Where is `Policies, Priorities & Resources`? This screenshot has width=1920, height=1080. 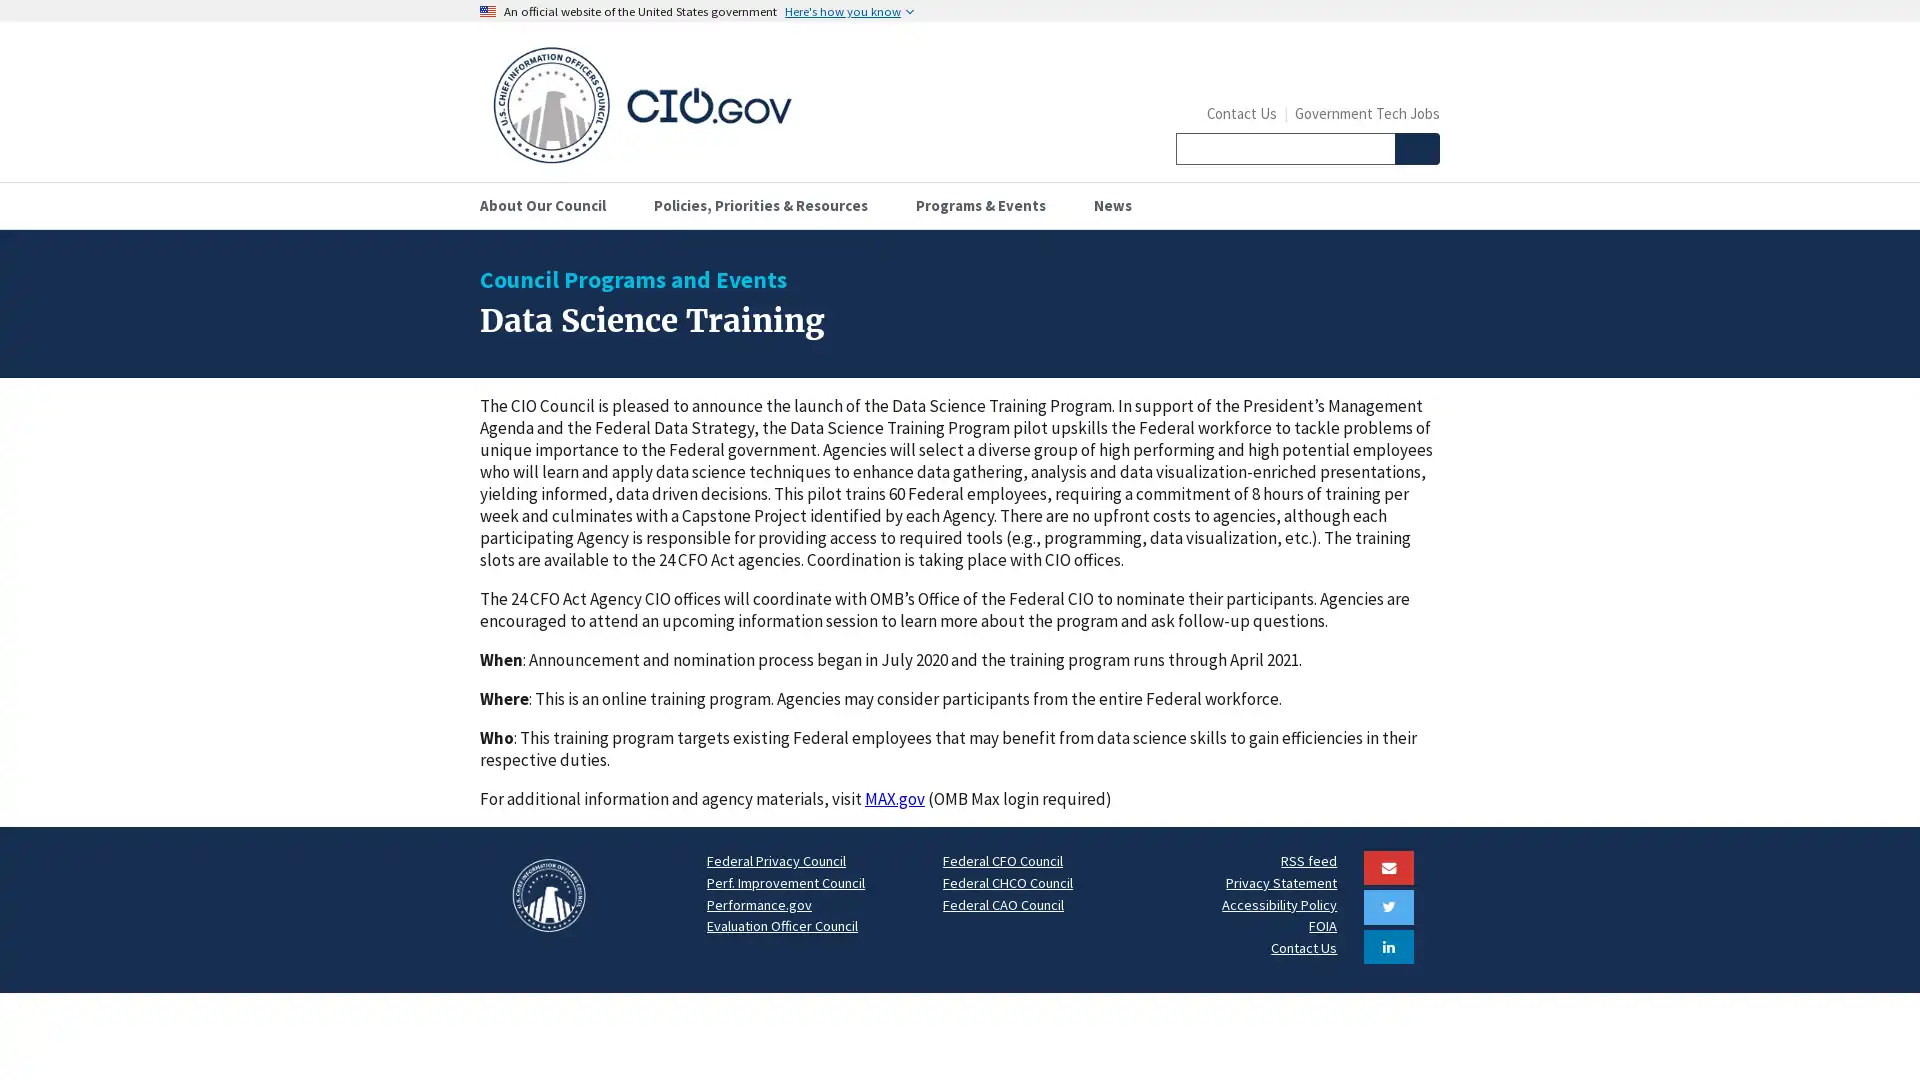 Policies, Priorities & Resources is located at coordinates (767, 205).